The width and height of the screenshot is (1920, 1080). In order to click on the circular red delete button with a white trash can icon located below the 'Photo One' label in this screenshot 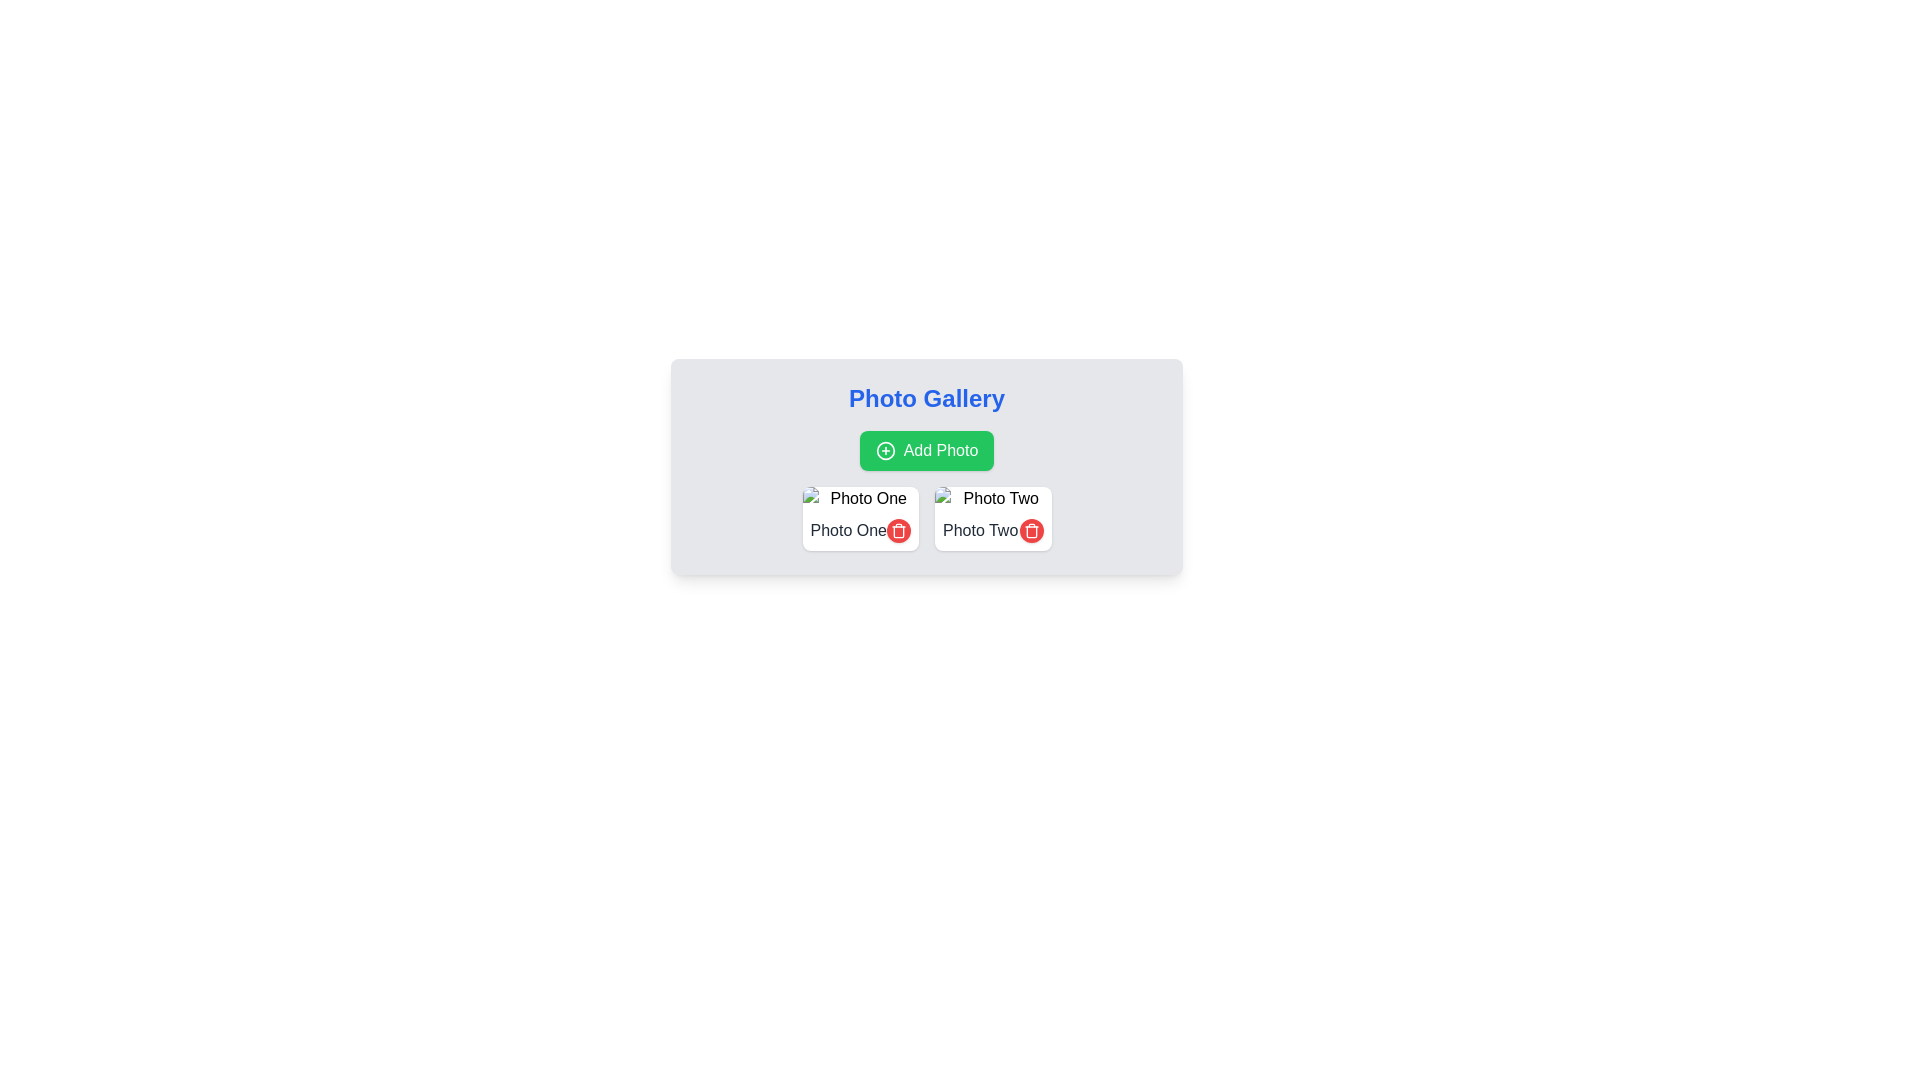, I will do `click(897, 530)`.